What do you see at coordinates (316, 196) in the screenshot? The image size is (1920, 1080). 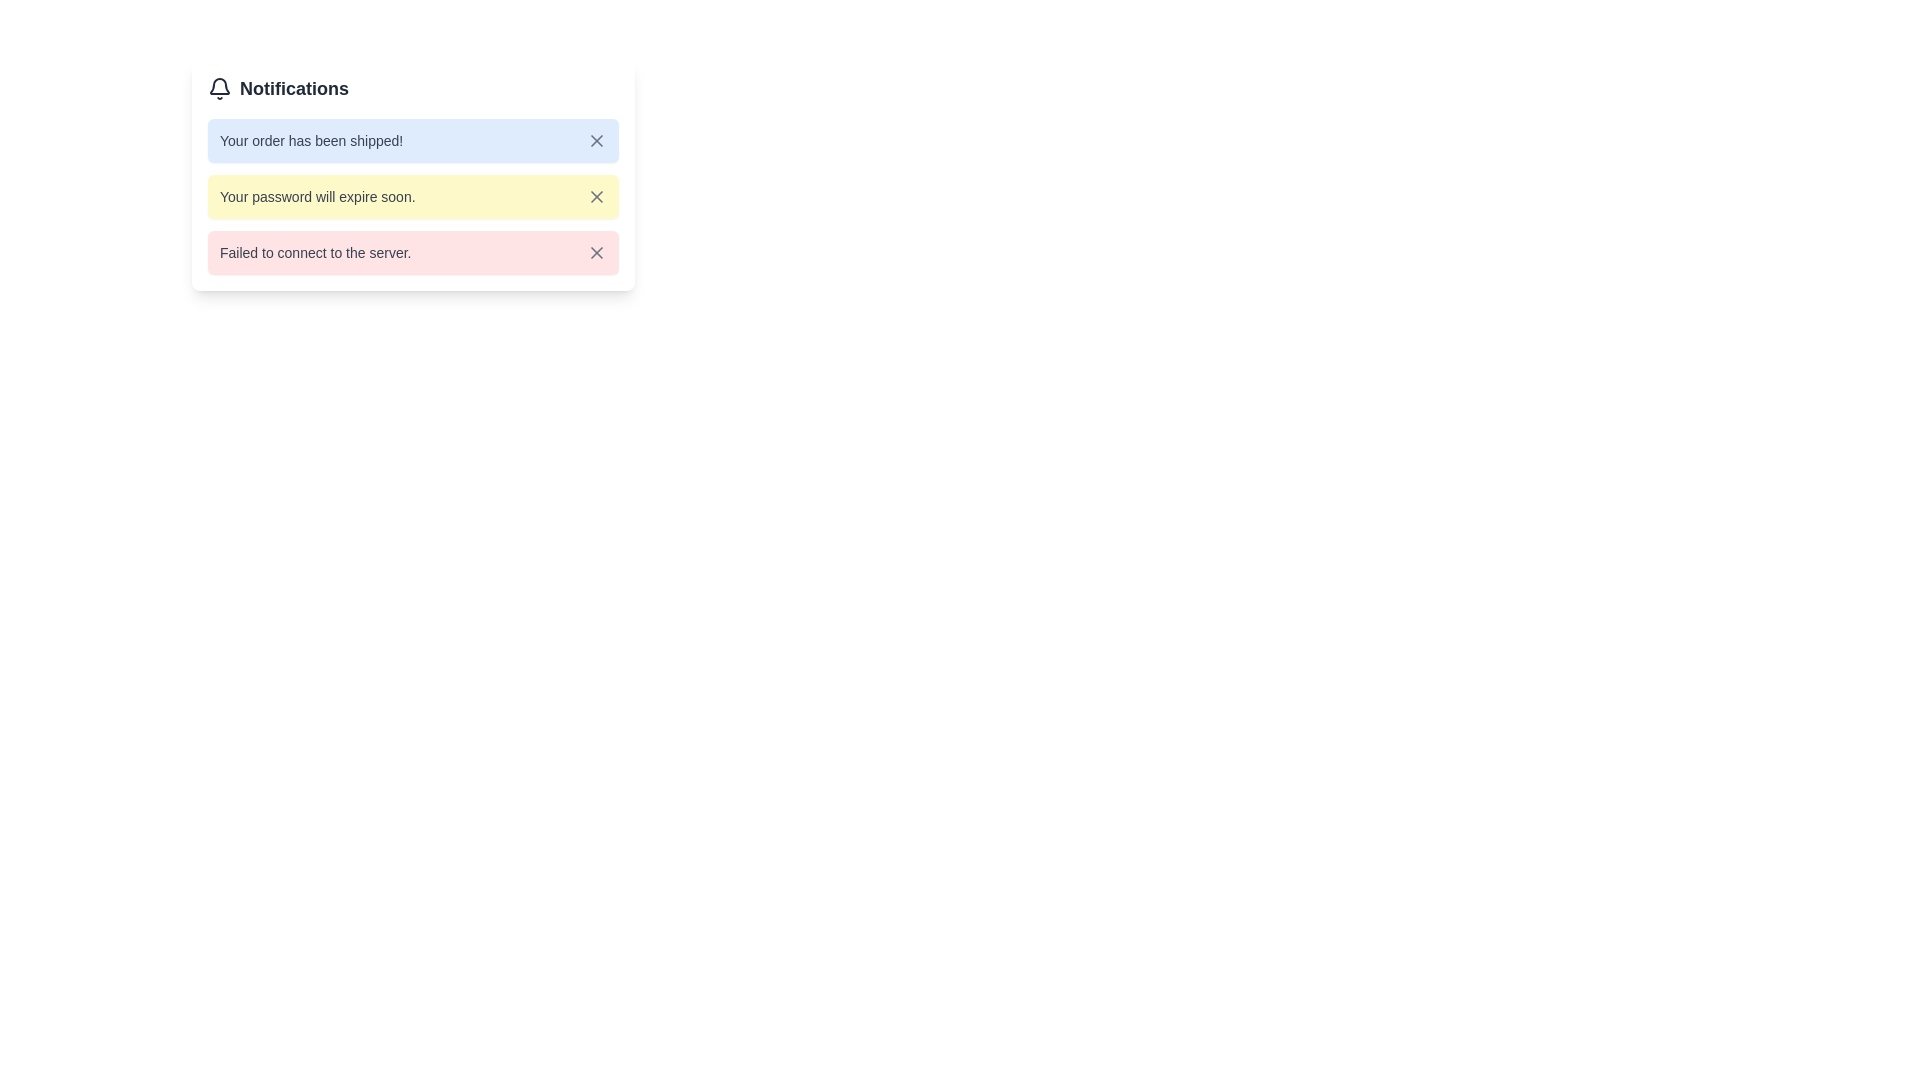 I see `the static text notification about impending password expiration located in the second notification card, positioned below the blue notification 'Your order has been shipped!' and above the red notification 'Failed to connect to the server.'` at bounding box center [316, 196].